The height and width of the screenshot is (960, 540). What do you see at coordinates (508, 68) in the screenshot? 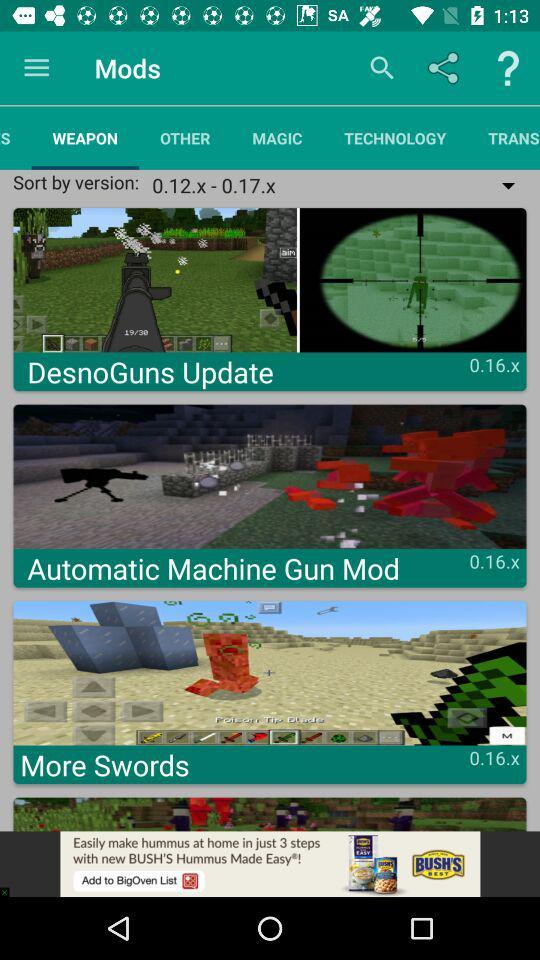
I see `help` at bounding box center [508, 68].